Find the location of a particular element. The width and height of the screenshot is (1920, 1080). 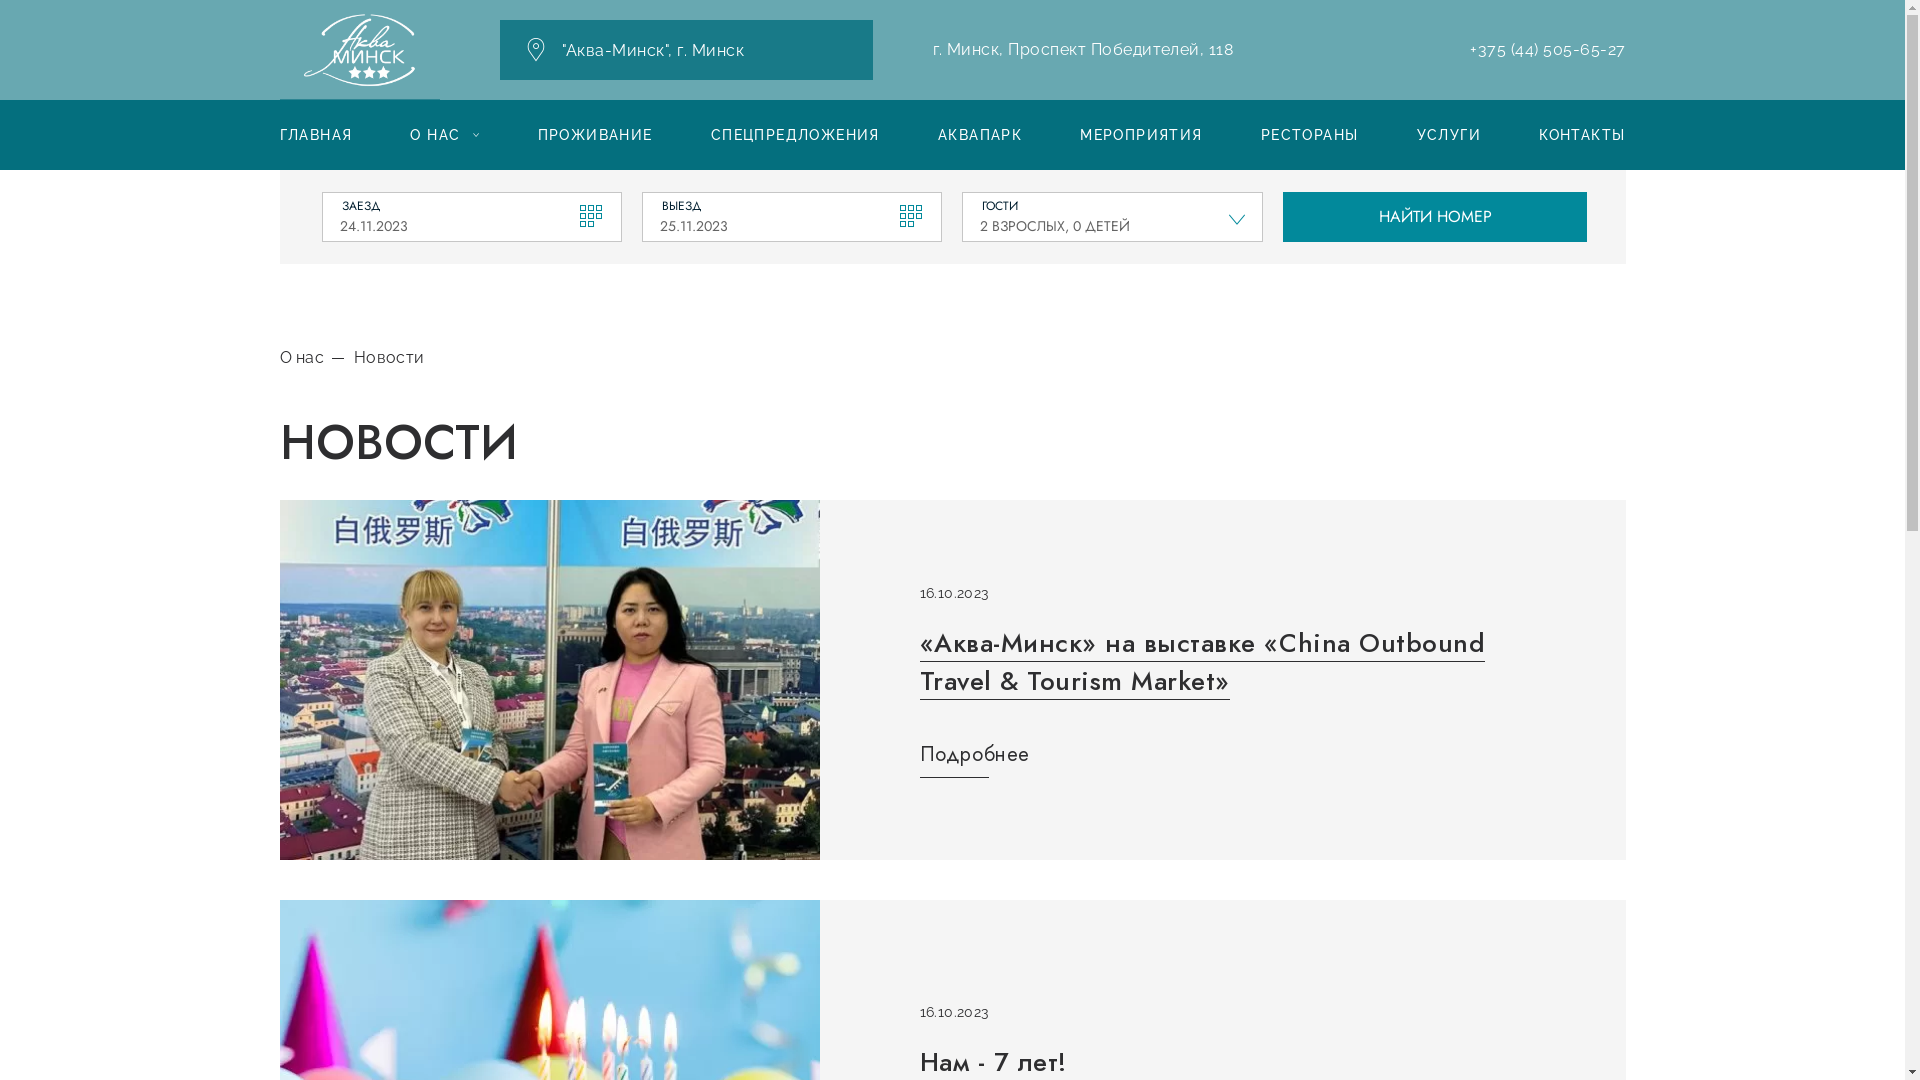

'+375 (44) 505-65-27' is located at coordinates (1546, 49).